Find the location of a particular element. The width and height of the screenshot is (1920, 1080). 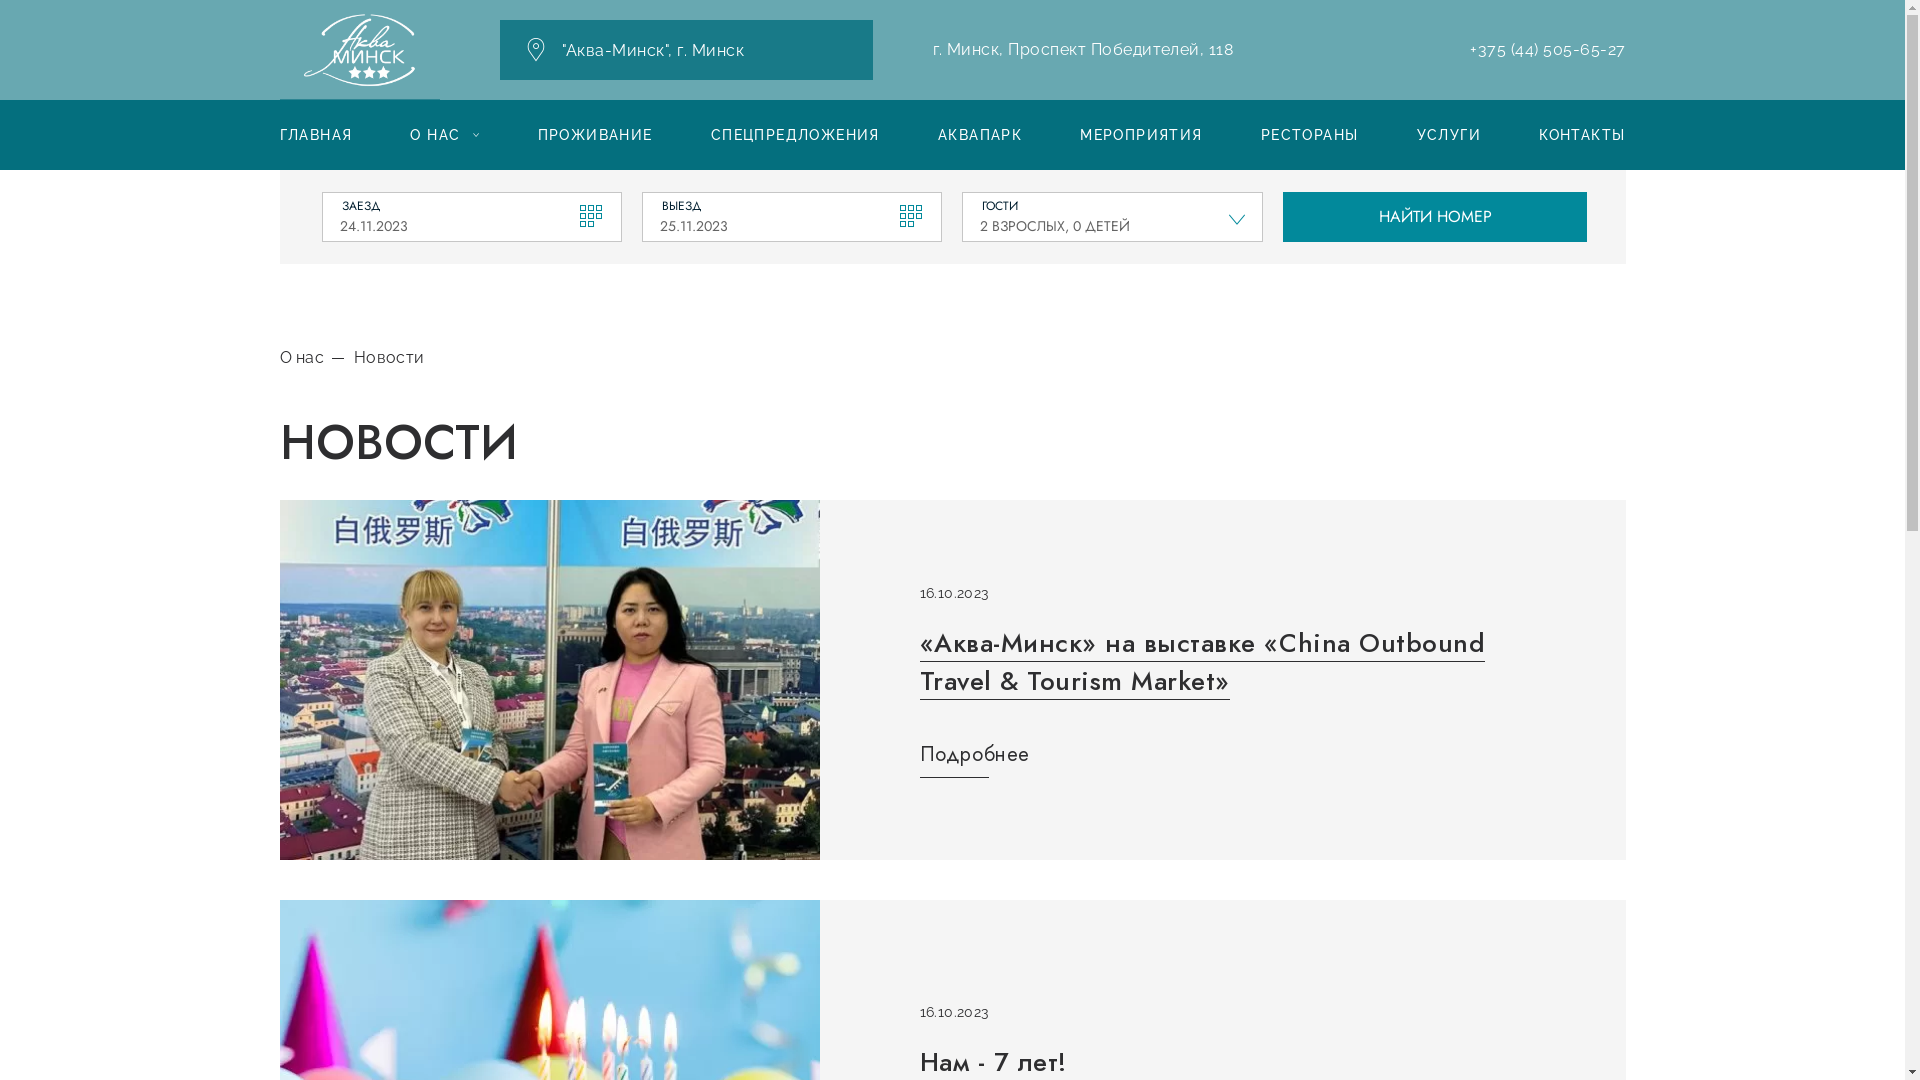

'+375 (44) 505-65-27' is located at coordinates (1546, 49).